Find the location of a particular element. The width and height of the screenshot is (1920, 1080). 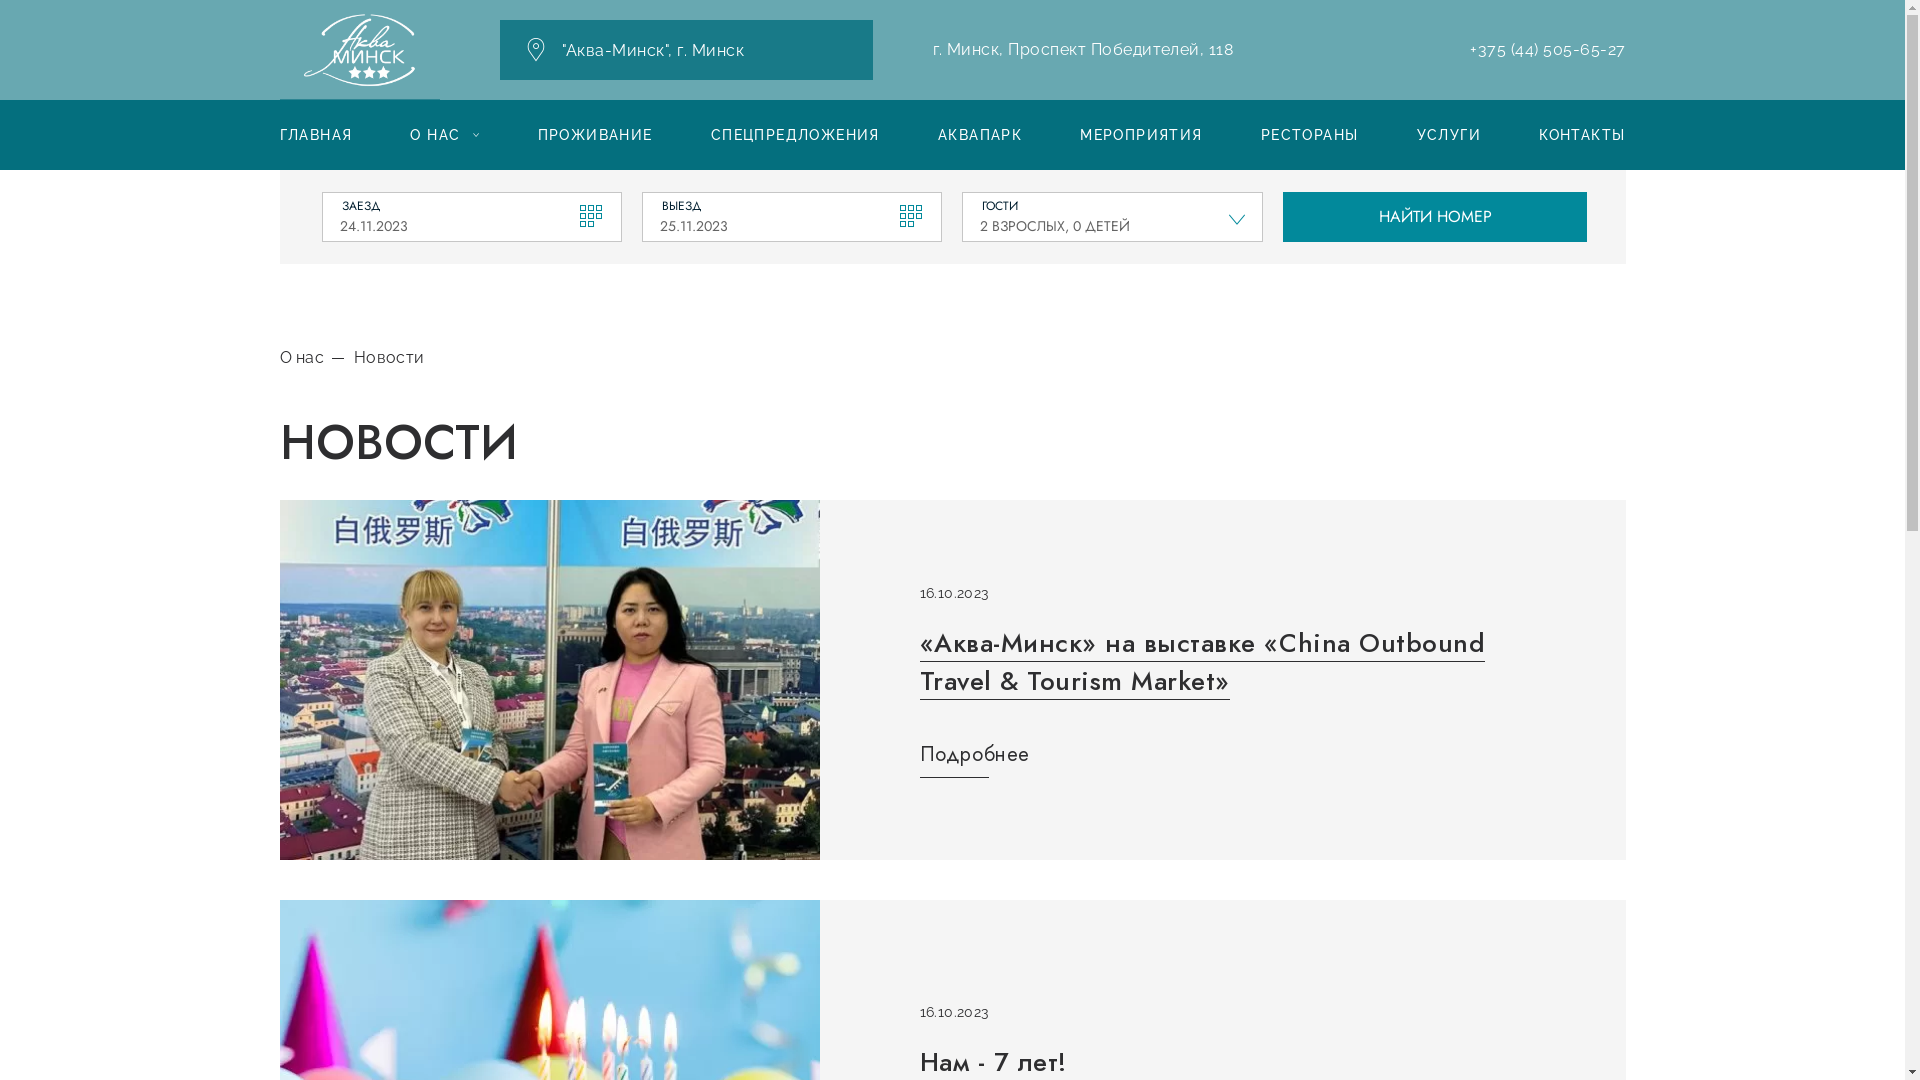

'+375 (44) 505-65-27' is located at coordinates (1546, 49).